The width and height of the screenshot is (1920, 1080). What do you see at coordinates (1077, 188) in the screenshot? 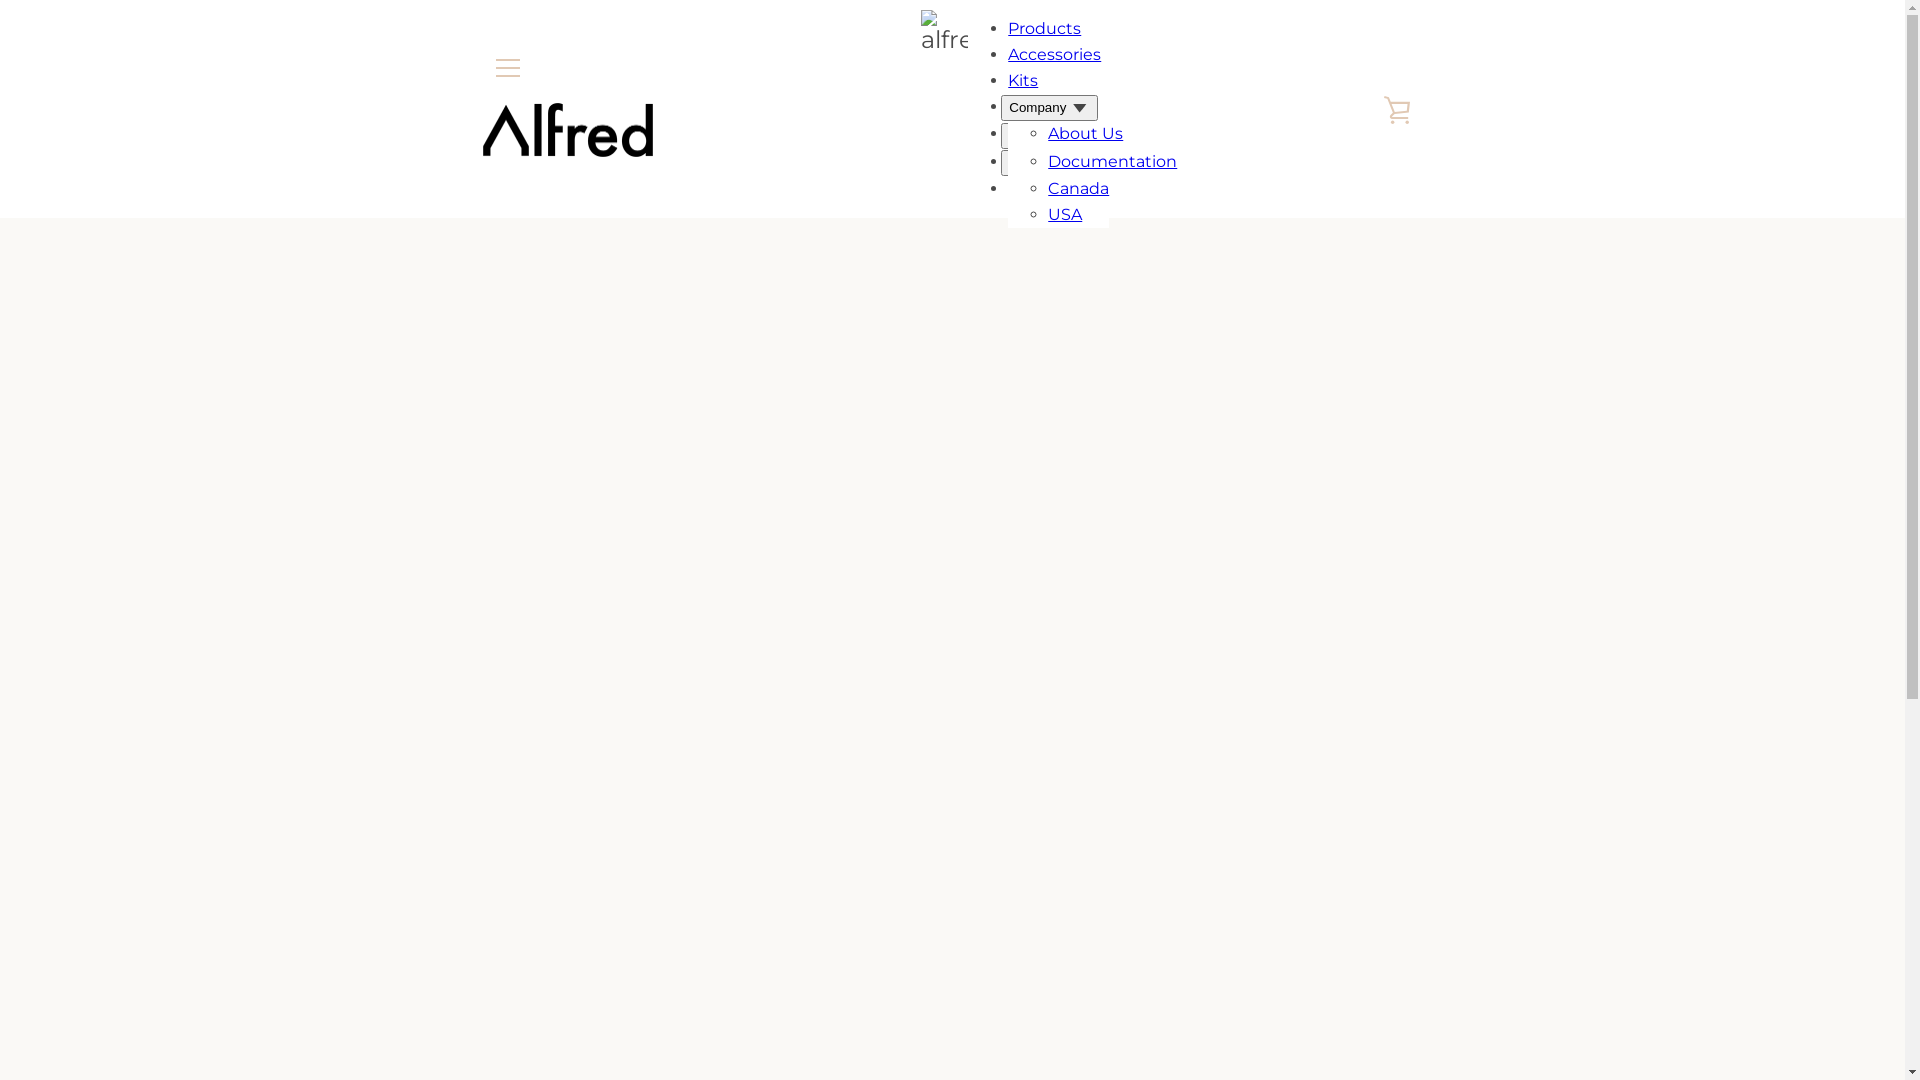
I see `'Canada'` at bounding box center [1077, 188].